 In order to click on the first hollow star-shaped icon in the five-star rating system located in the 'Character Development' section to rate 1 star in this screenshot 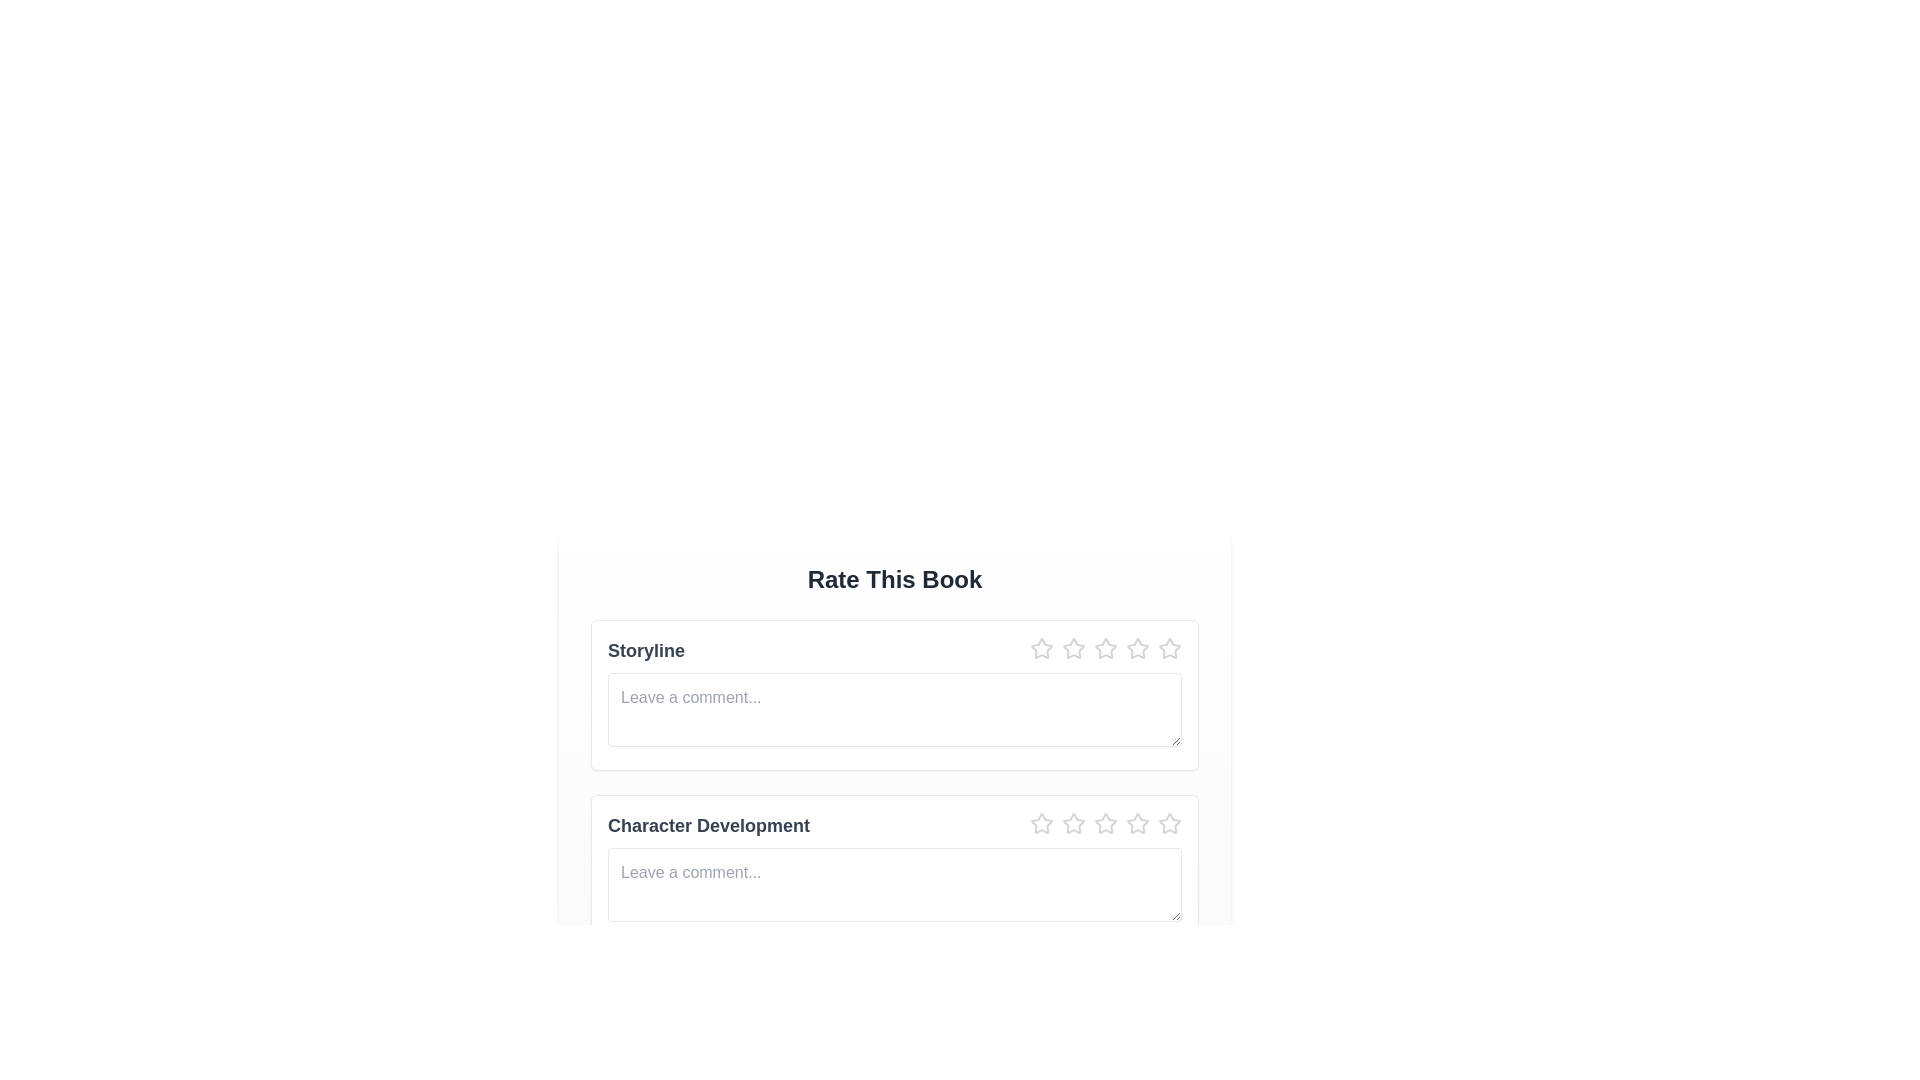, I will do `click(1040, 824)`.